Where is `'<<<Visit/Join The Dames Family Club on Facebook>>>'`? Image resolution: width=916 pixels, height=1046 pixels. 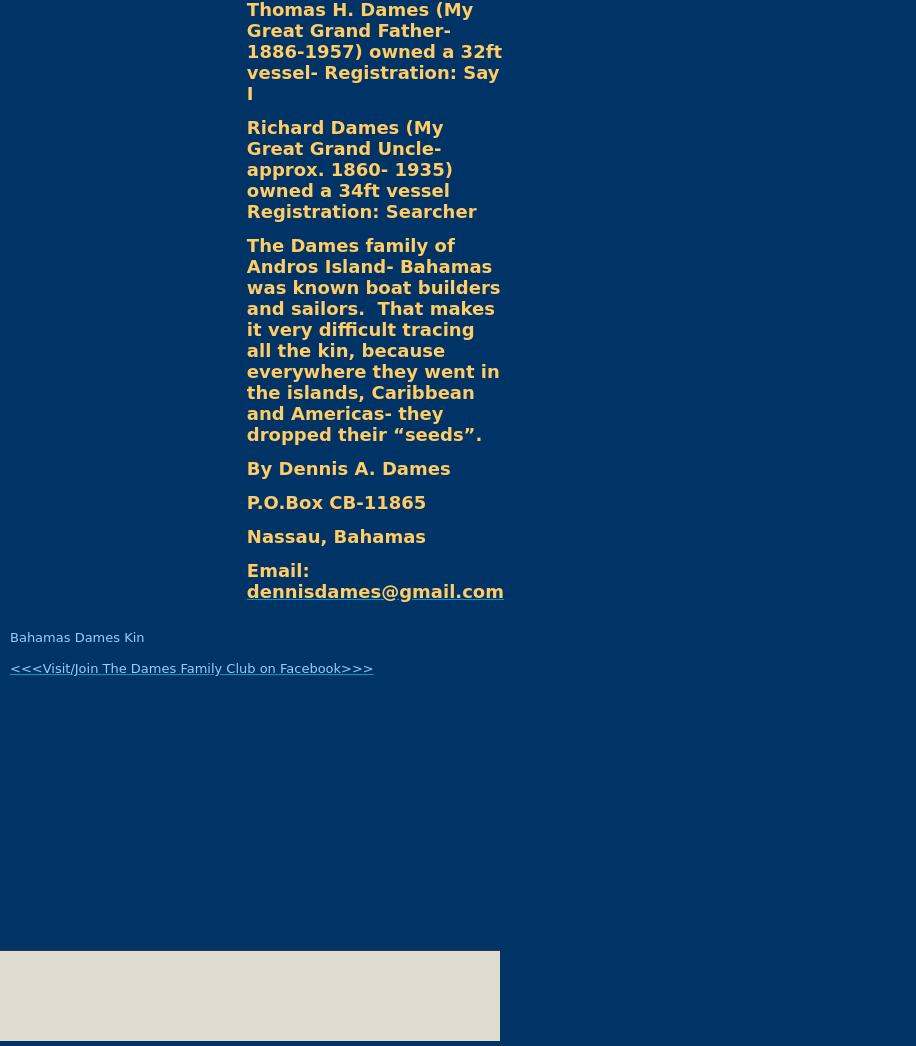 '<<<Visit/Join The Dames Family Club on Facebook>>>' is located at coordinates (190, 667).